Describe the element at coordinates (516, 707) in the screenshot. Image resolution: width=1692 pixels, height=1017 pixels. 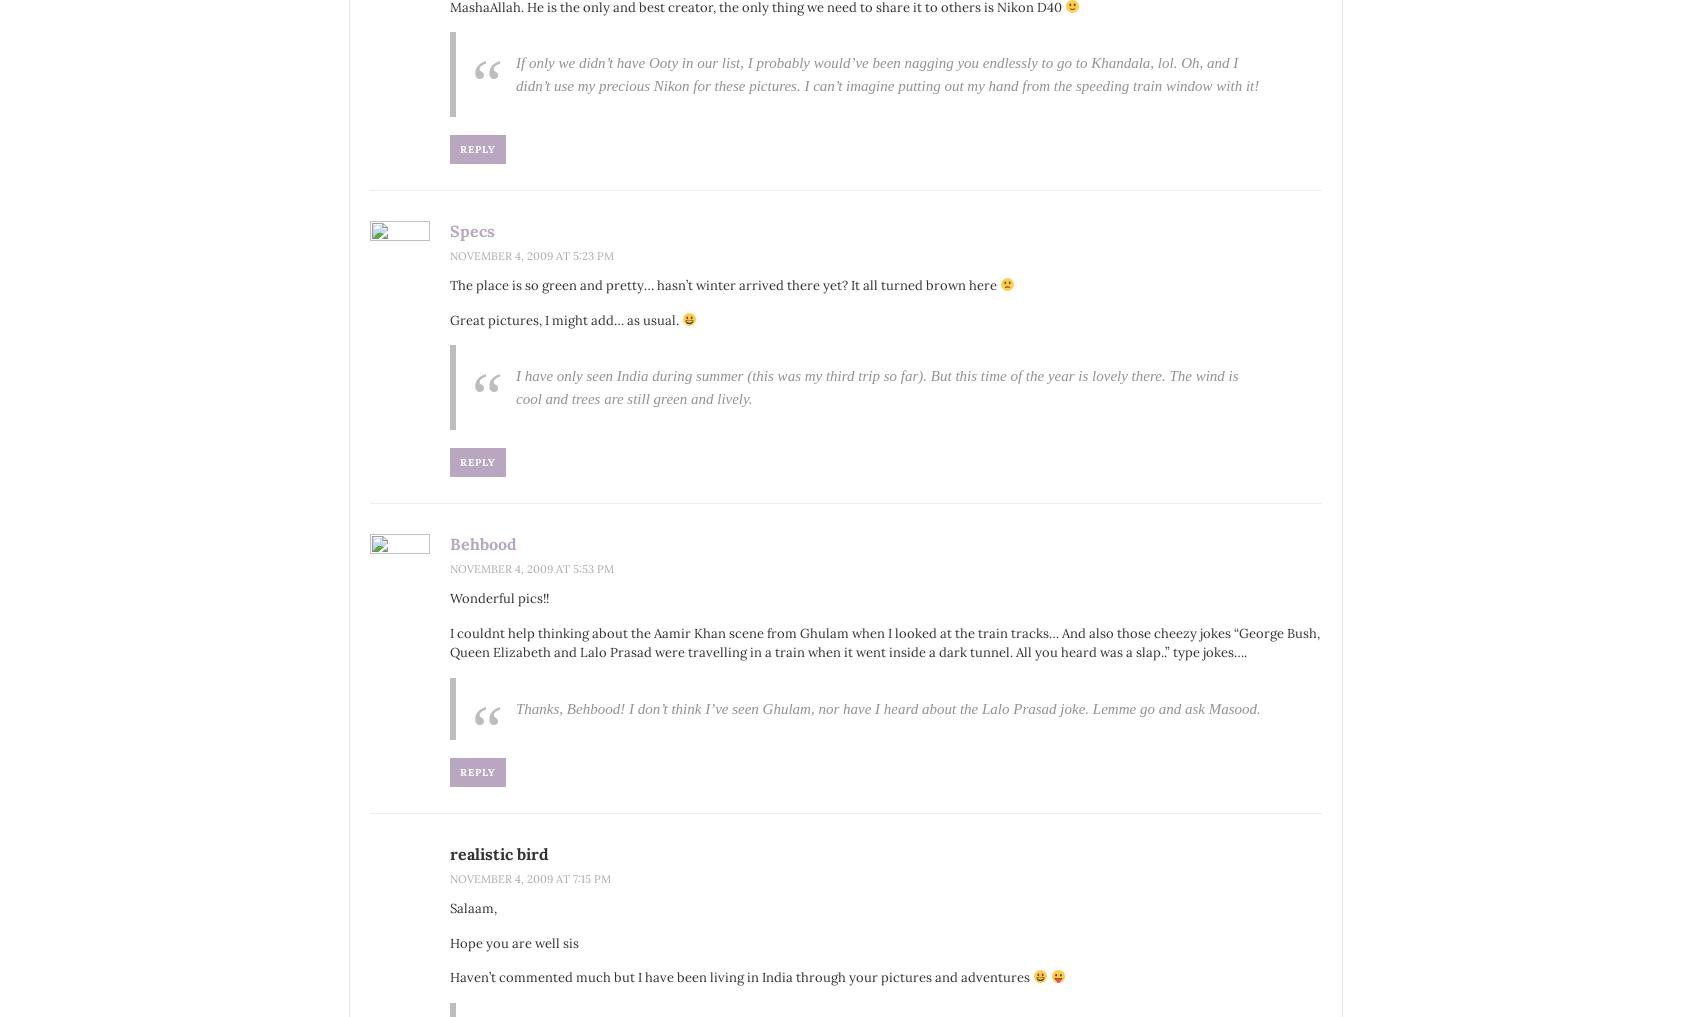
I see `'Thanks, Behbood! I don’t think I’ve seen Ghulam, nor have I heard about the Lalo Prasad joke. Lemme go and ask Masood.'` at that location.